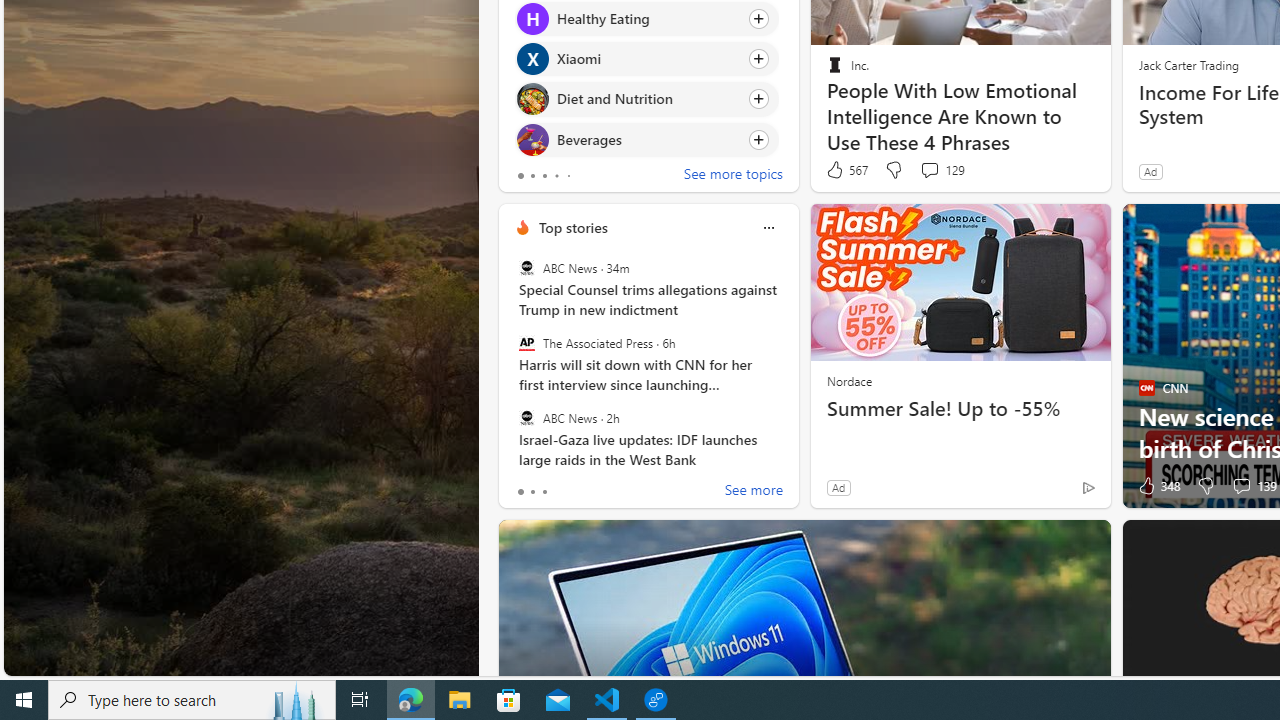 This screenshot has width=1280, height=720. Describe the element at coordinates (532, 138) in the screenshot. I see `'Beverages'` at that location.